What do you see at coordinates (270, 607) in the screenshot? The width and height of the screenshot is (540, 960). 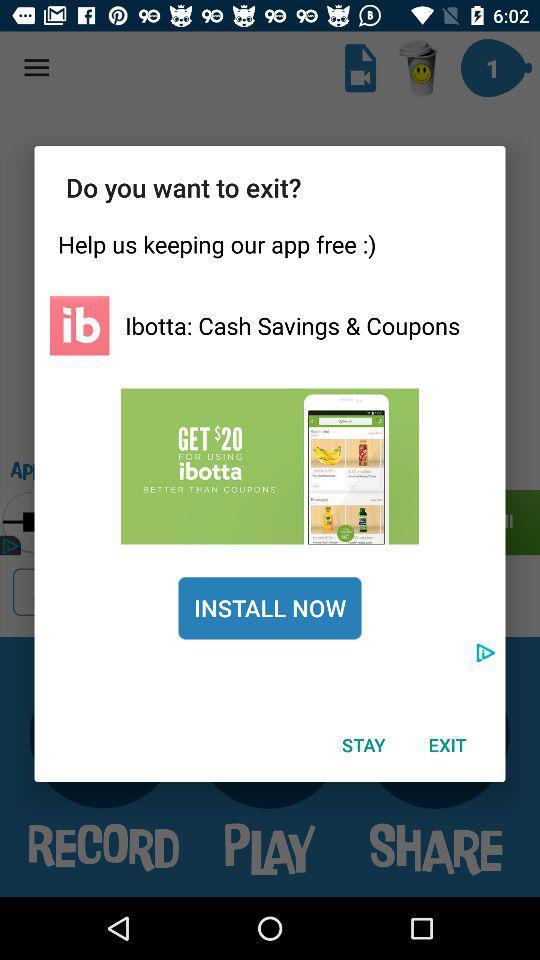 I see `the item above the stay item` at bounding box center [270, 607].